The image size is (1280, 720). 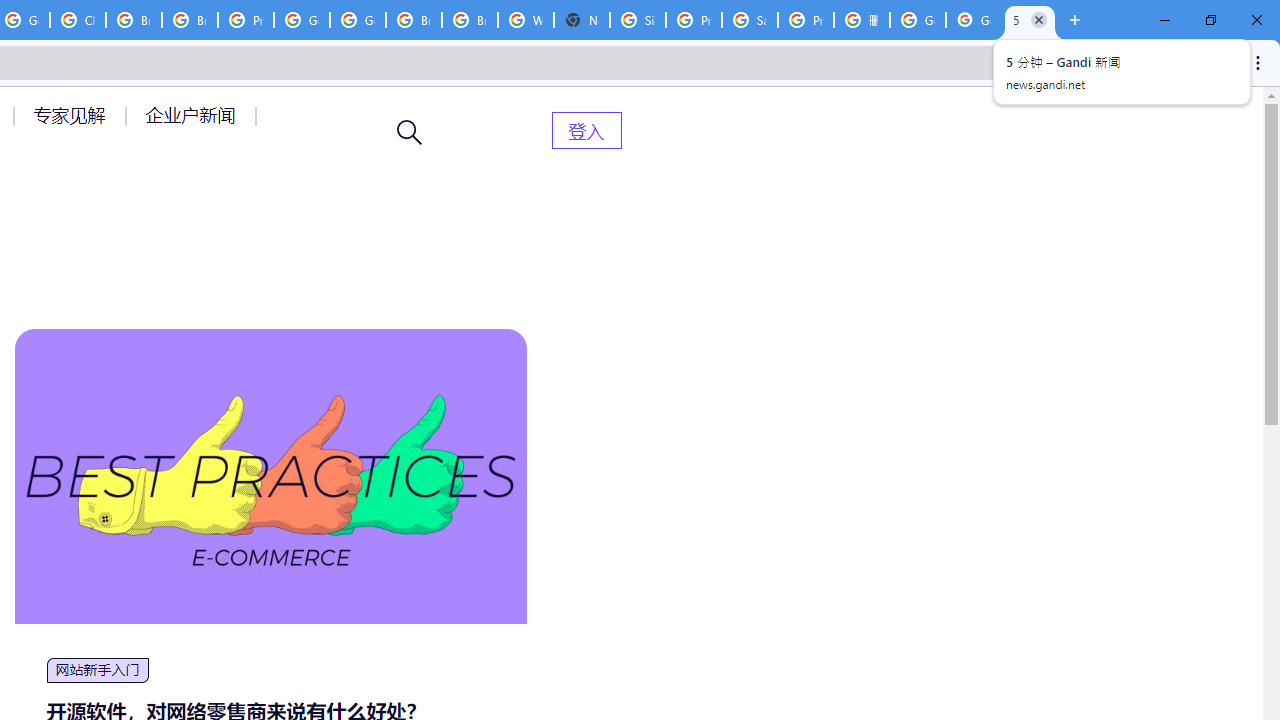 What do you see at coordinates (409, 132) in the screenshot?
I see `'Open search form'` at bounding box center [409, 132].